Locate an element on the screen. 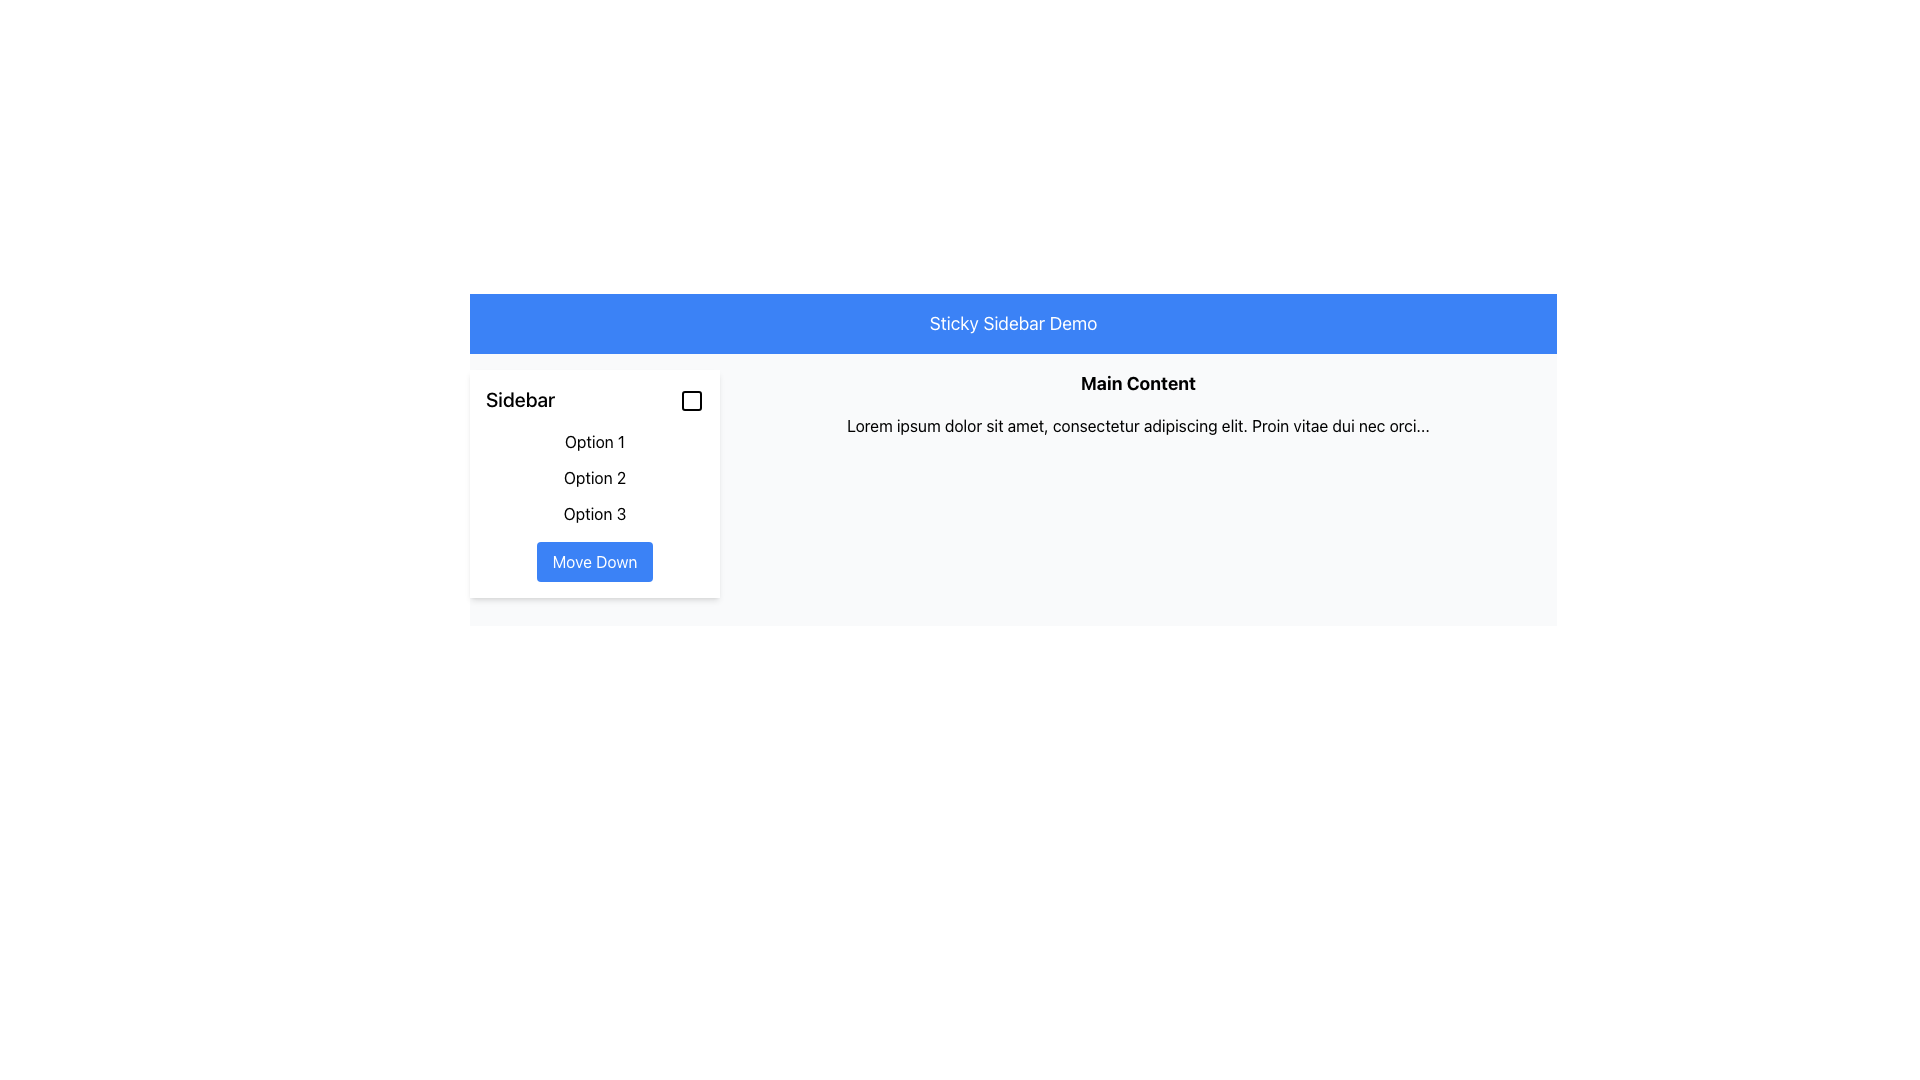 The width and height of the screenshot is (1920, 1080). the Text Display element located beneath the header 'Main Content' that presents a line of text is located at coordinates (1138, 424).